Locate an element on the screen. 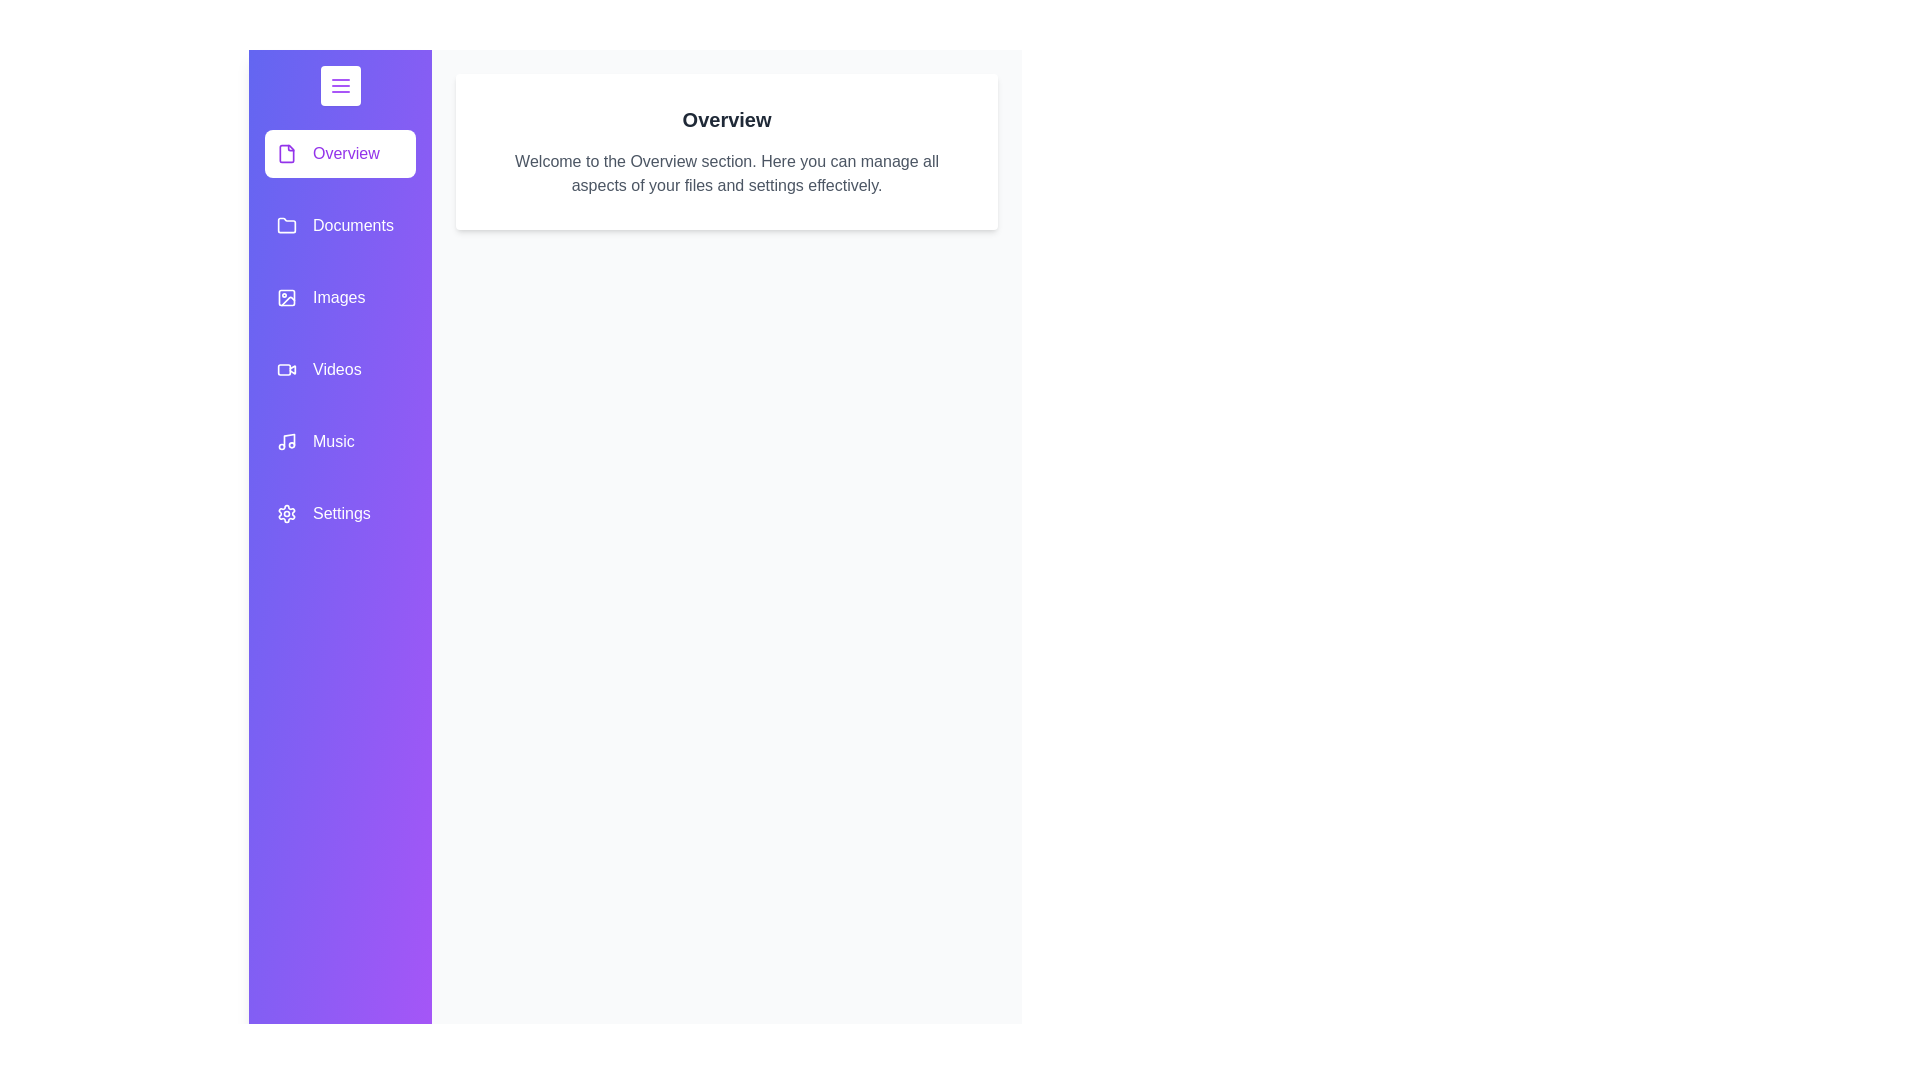 The height and width of the screenshot is (1080, 1920). menu button to toggle the drawer's state is located at coordinates (340, 84).